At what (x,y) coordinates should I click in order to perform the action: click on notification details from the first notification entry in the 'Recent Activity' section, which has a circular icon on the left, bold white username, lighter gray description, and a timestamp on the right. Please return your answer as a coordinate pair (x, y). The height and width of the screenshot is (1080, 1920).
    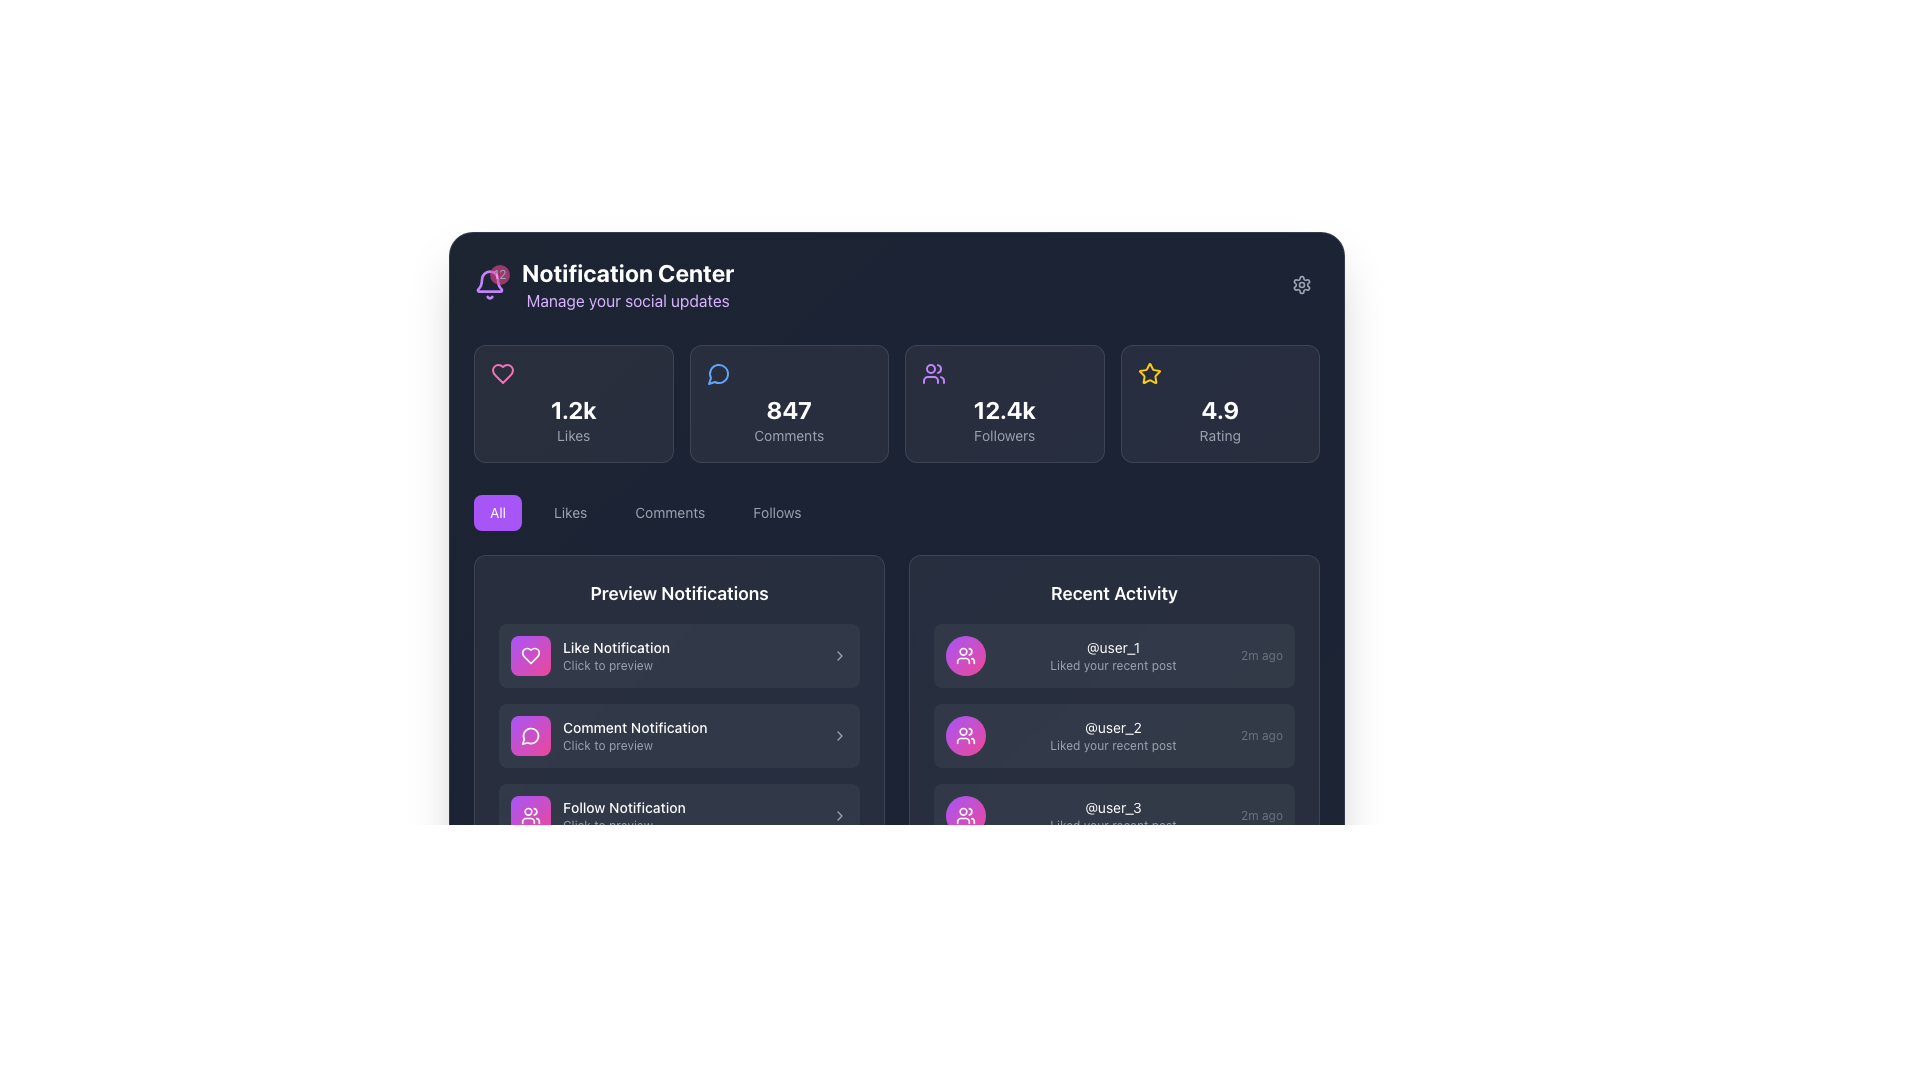
    Looking at the image, I should click on (1113, 655).